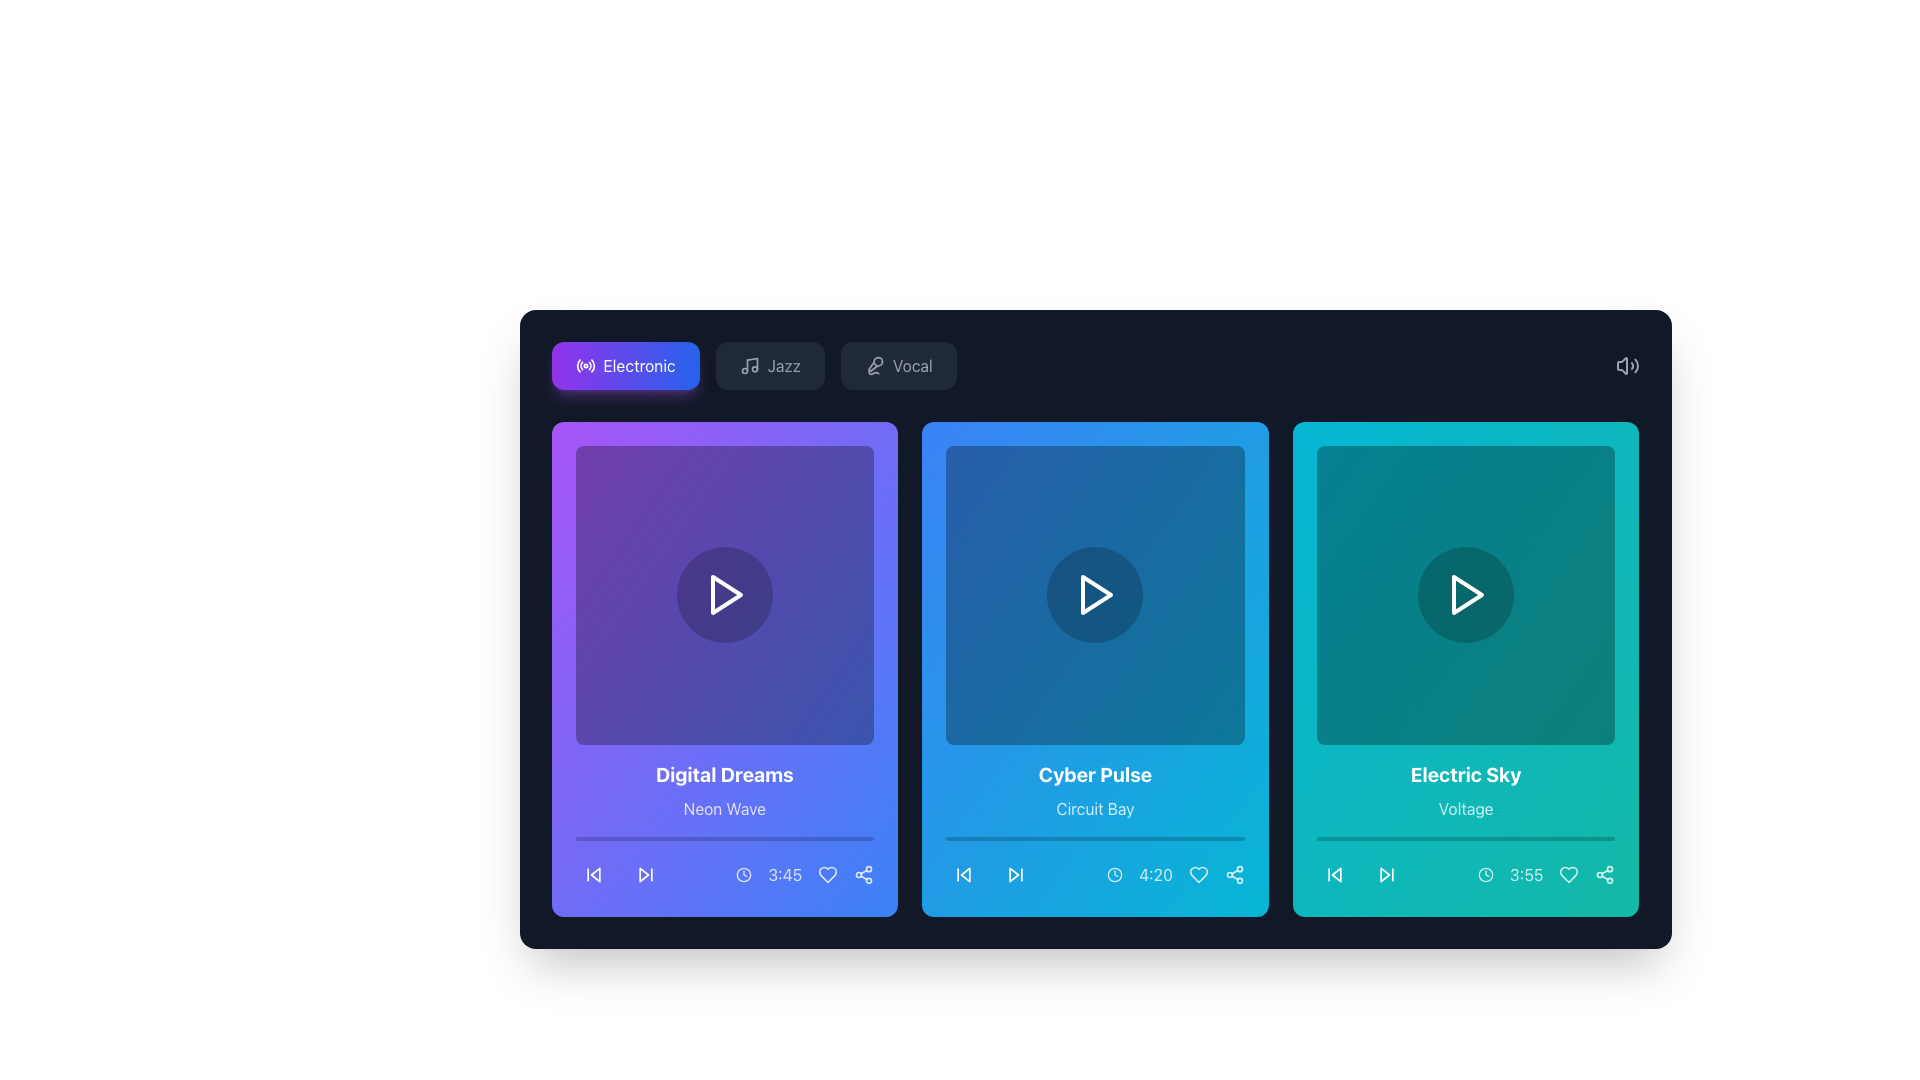 The height and width of the screenshot is (1080, 1920). Describe the element at coordinates (1094, 838) in the screenshot. I see `the thin horizontal progress bar located beneath the 'Circuit Bay' text in the 'Cyber Pulse' card` at that location.